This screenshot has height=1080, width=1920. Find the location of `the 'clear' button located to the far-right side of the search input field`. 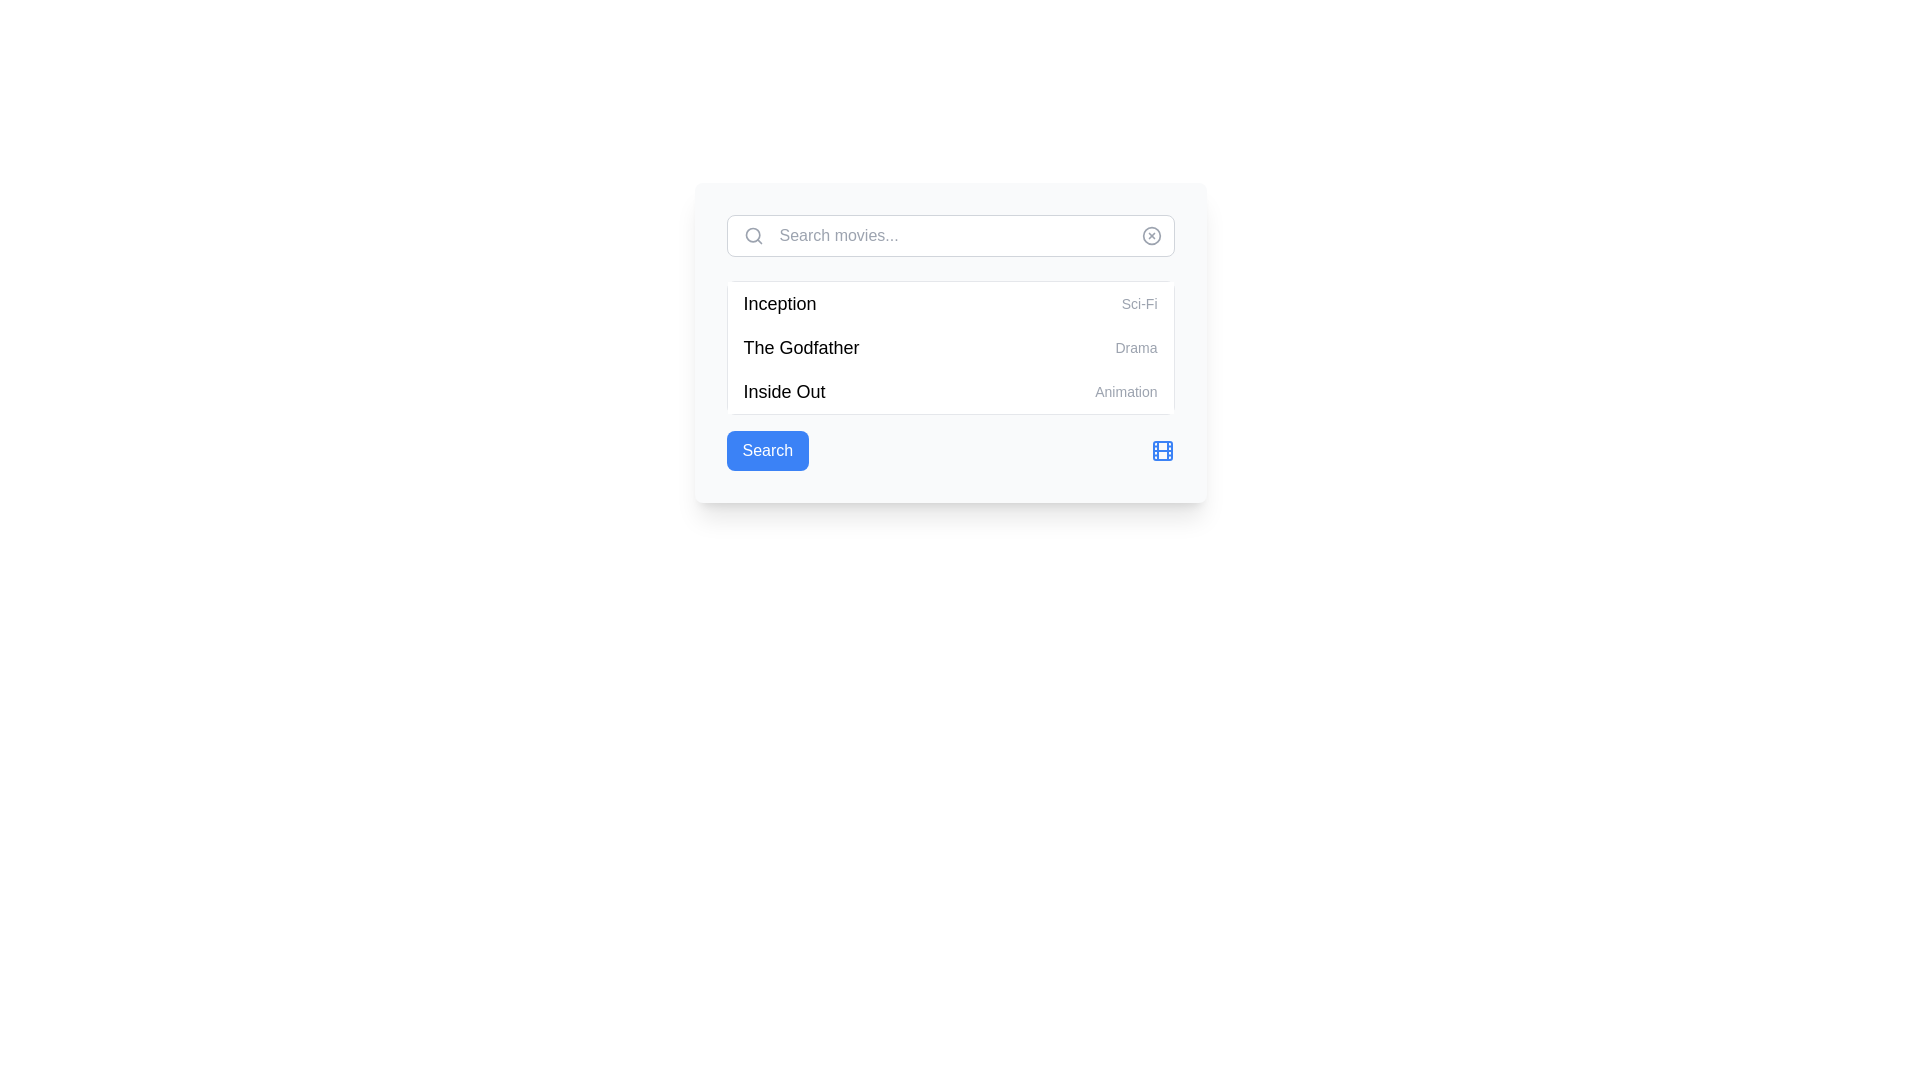

the 'clear' button located to the far-right side of the search input field is located at coordinates (1151, 234).